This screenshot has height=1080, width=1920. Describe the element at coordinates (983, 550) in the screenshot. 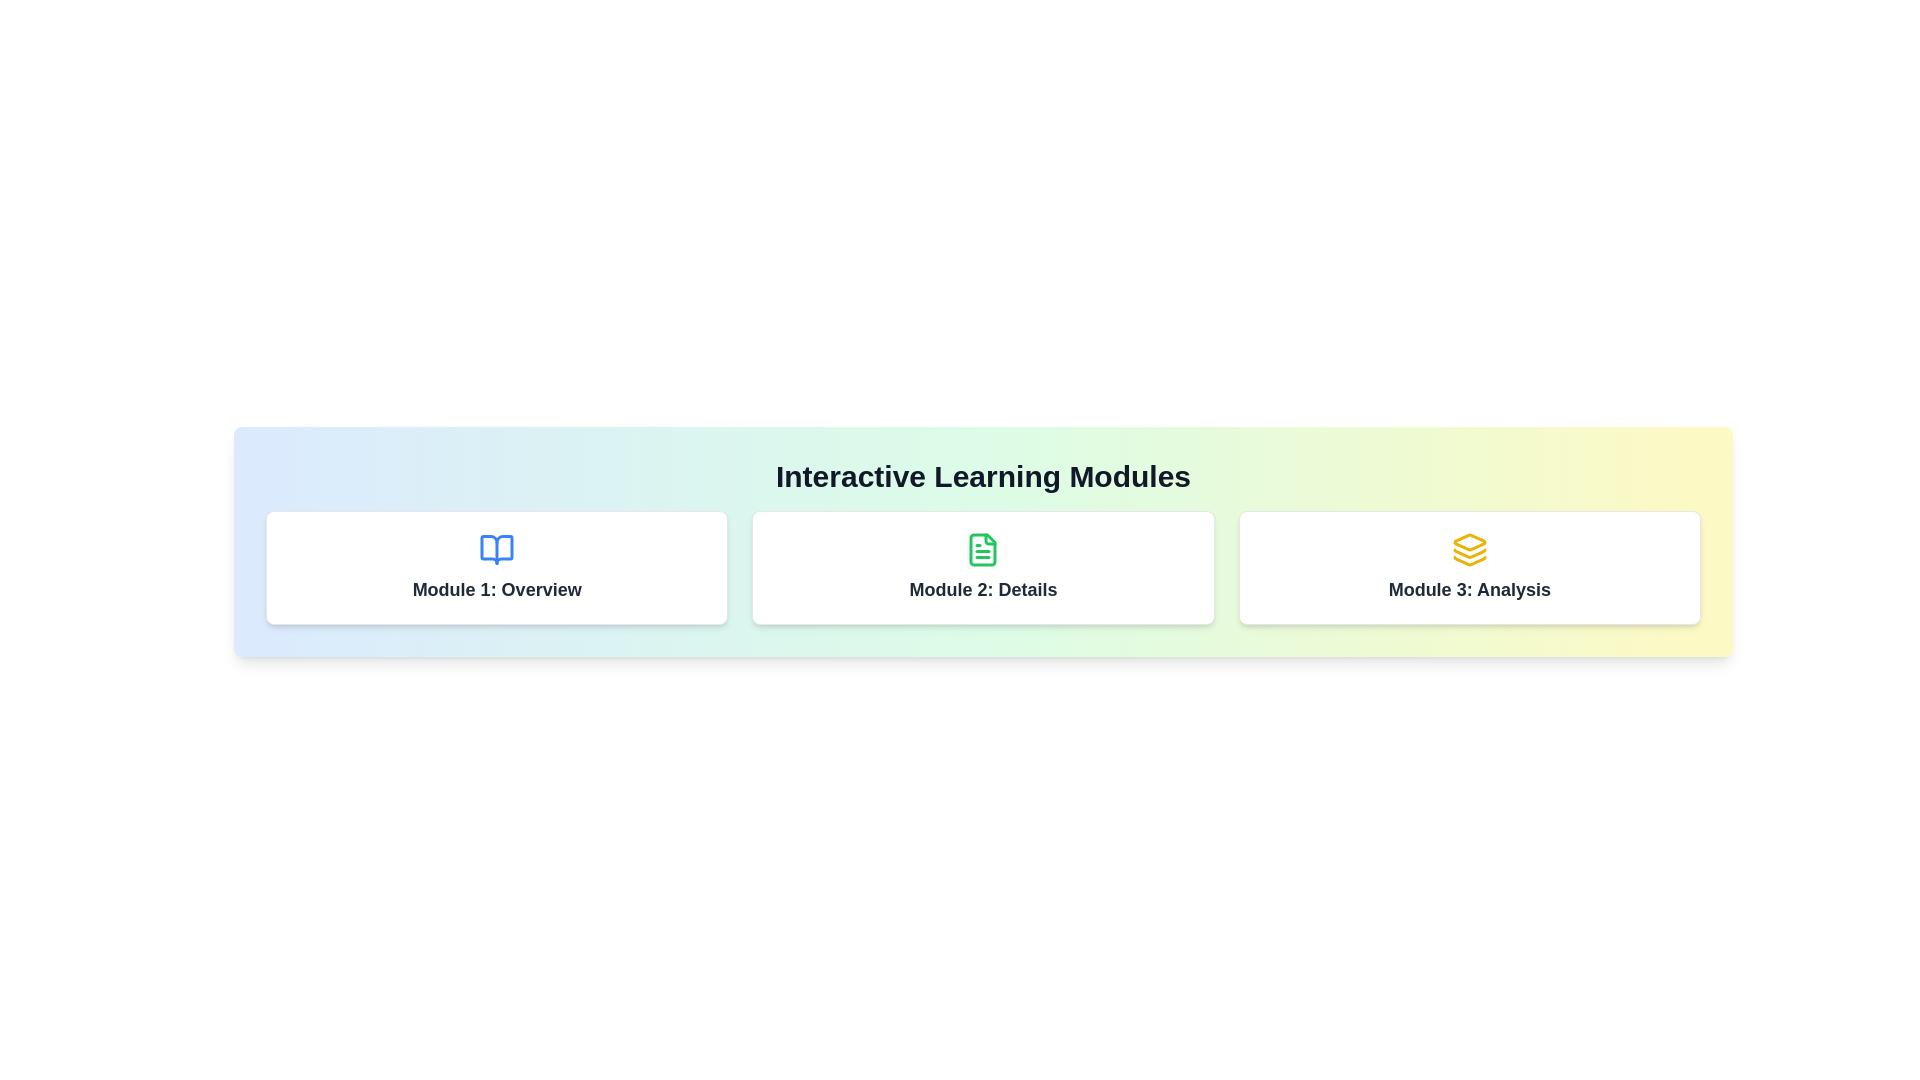

I see `the icon representing the topic of the 'Module 2: Details' card, located at the top center of the card beneath the header 'Interactive Learning Modules'` at that location.